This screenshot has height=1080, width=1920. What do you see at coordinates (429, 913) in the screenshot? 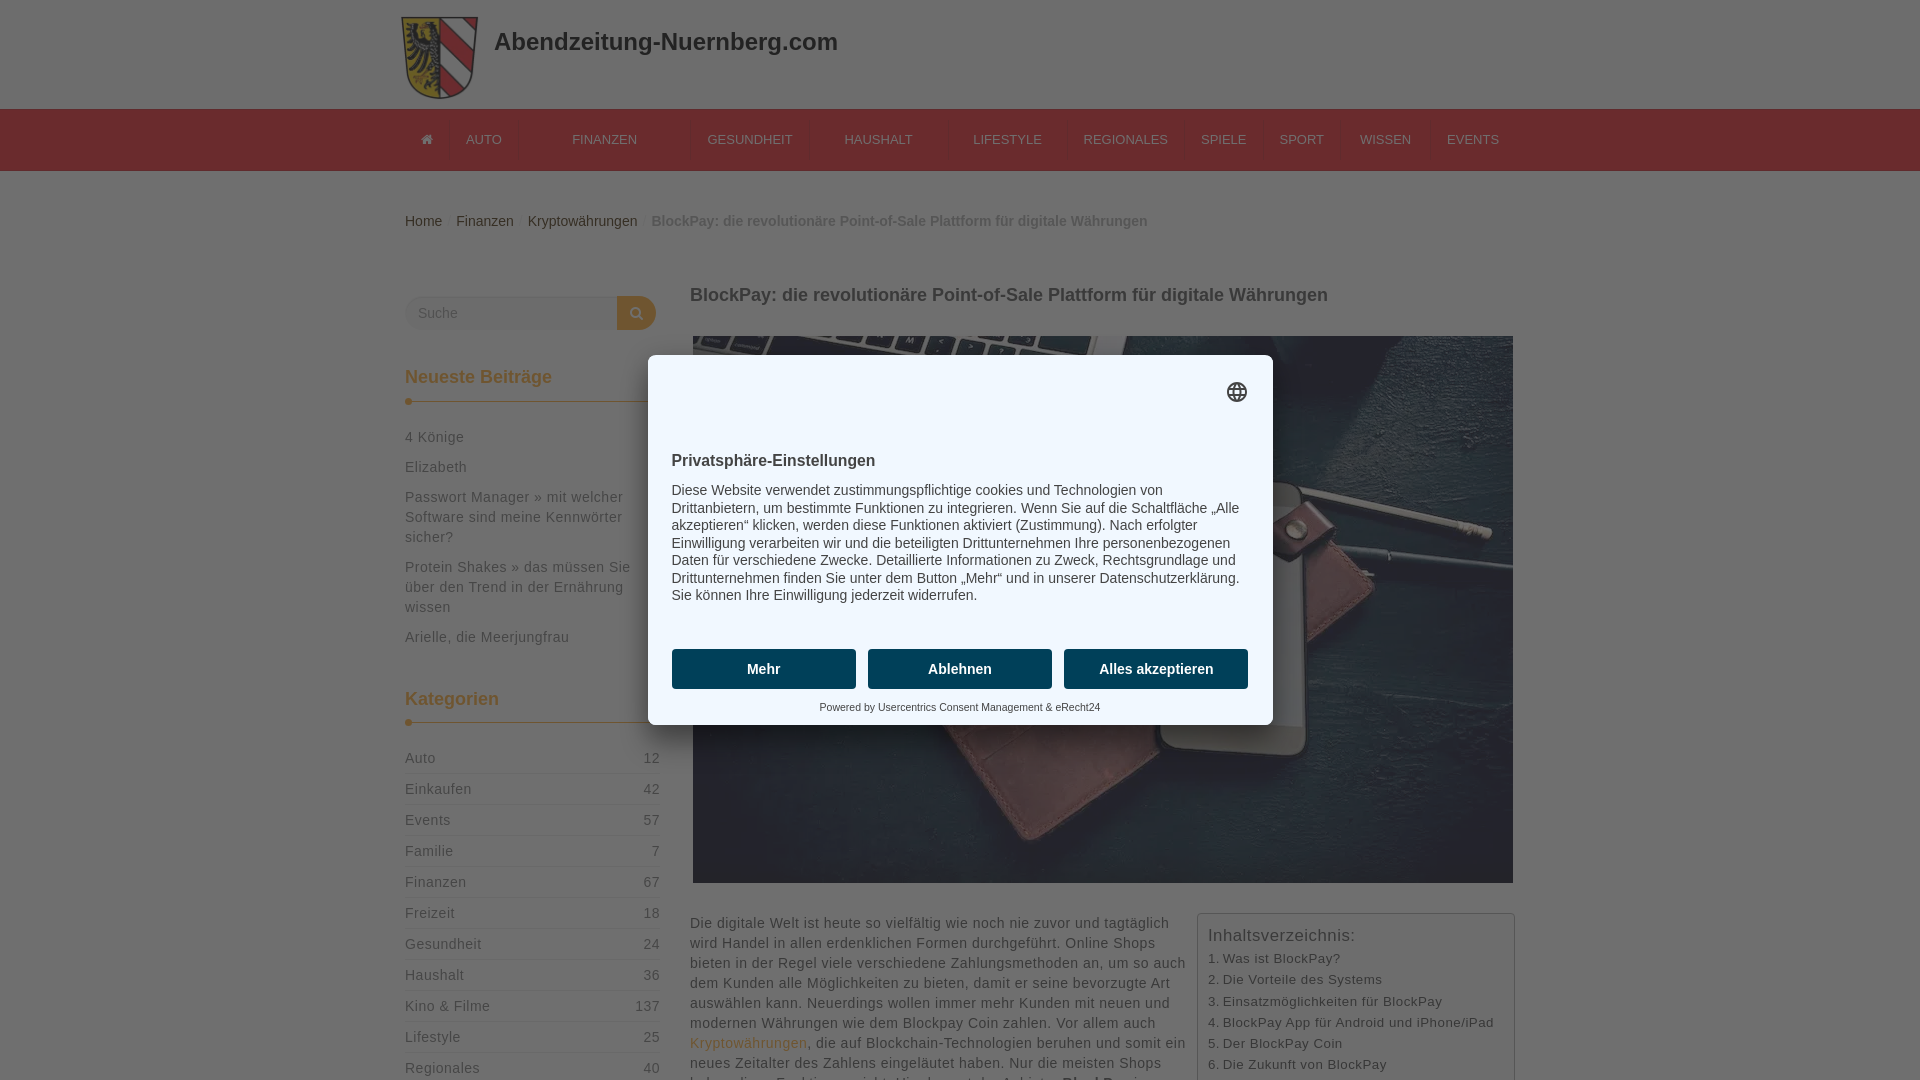
I see `'Freizeit` at bounding box center [429, 913].